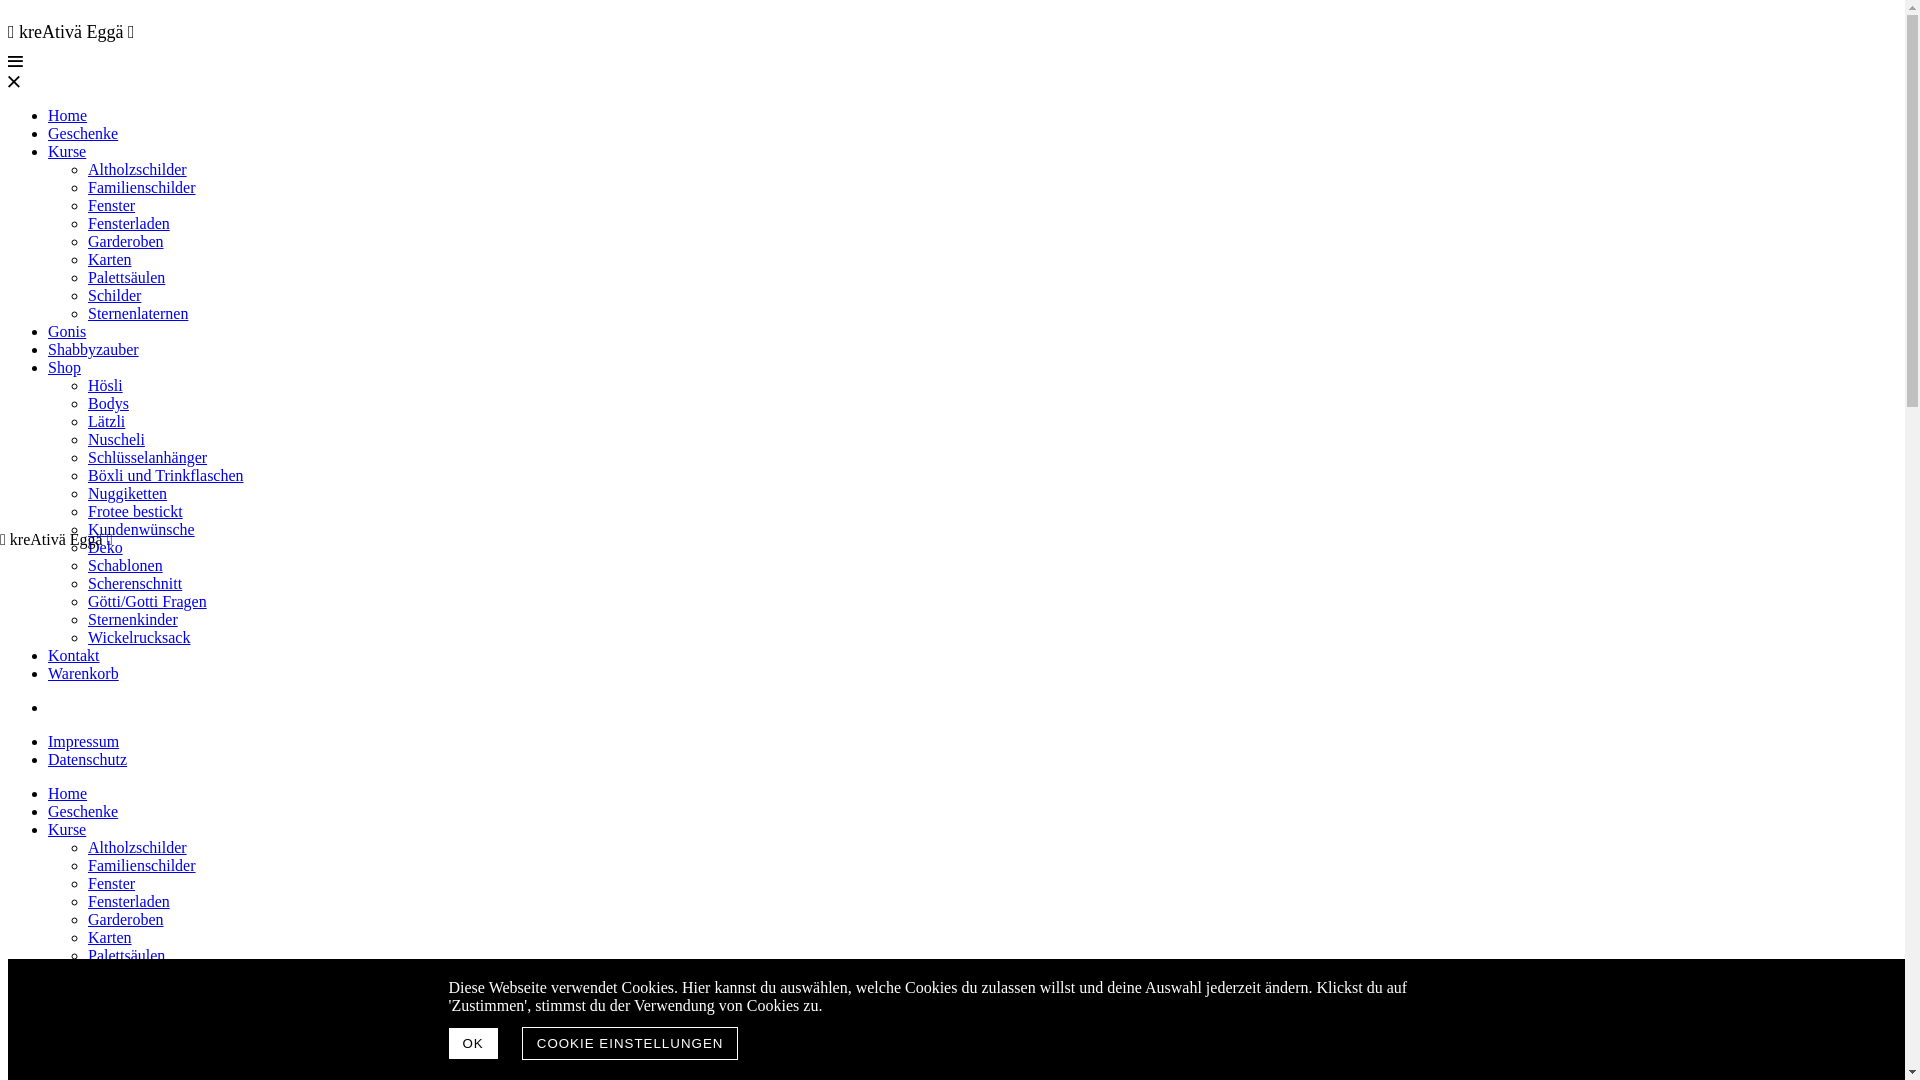 Image resolution: width=1920 pixels, height=1080 pixels. Describe the element at coordinates (48, 673) in the screenshot. I see `'Warenkorb'` at that location.